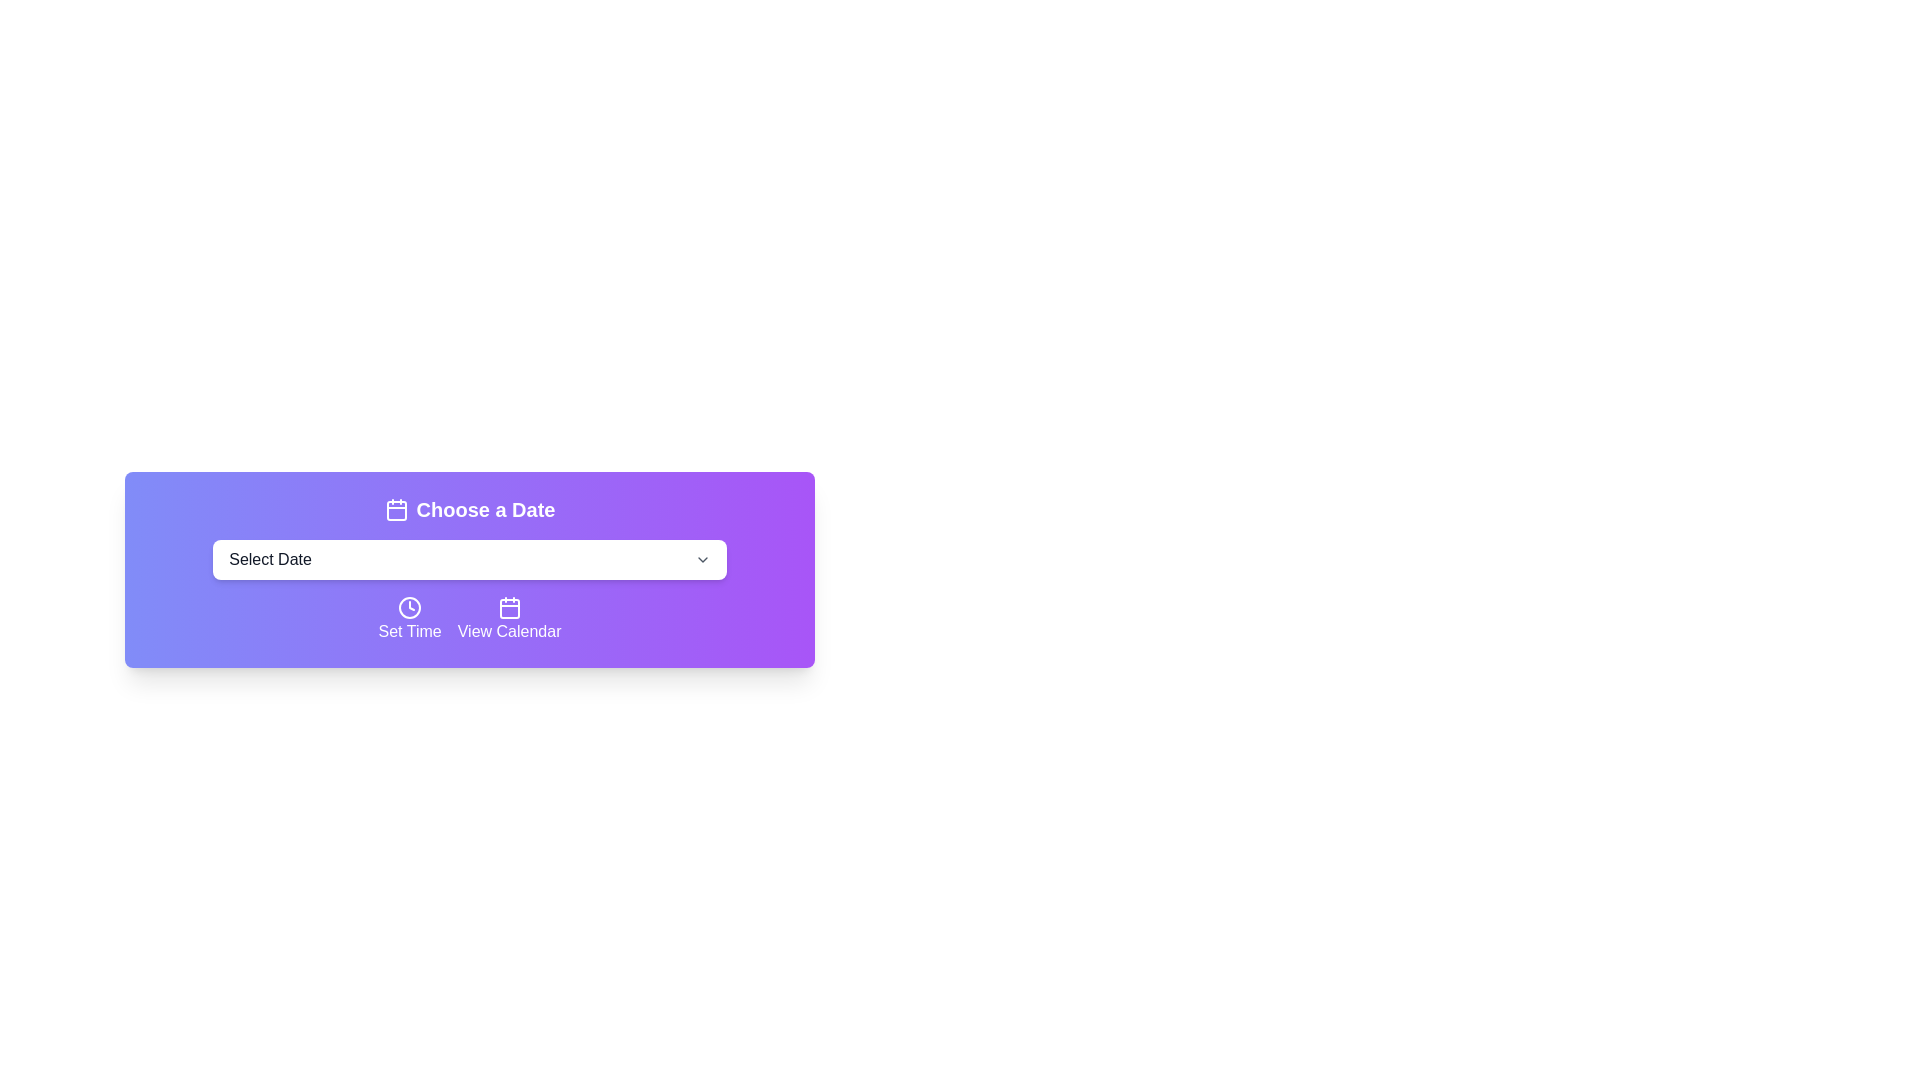  Describe the element at coordinates (469, 508) in the screenshot. I see `the header text labeled 'Choose a Date' which is styled in bold, extra-large font with a white color on a purple gradient background, accompanied by a small white calendar icon` at that location.